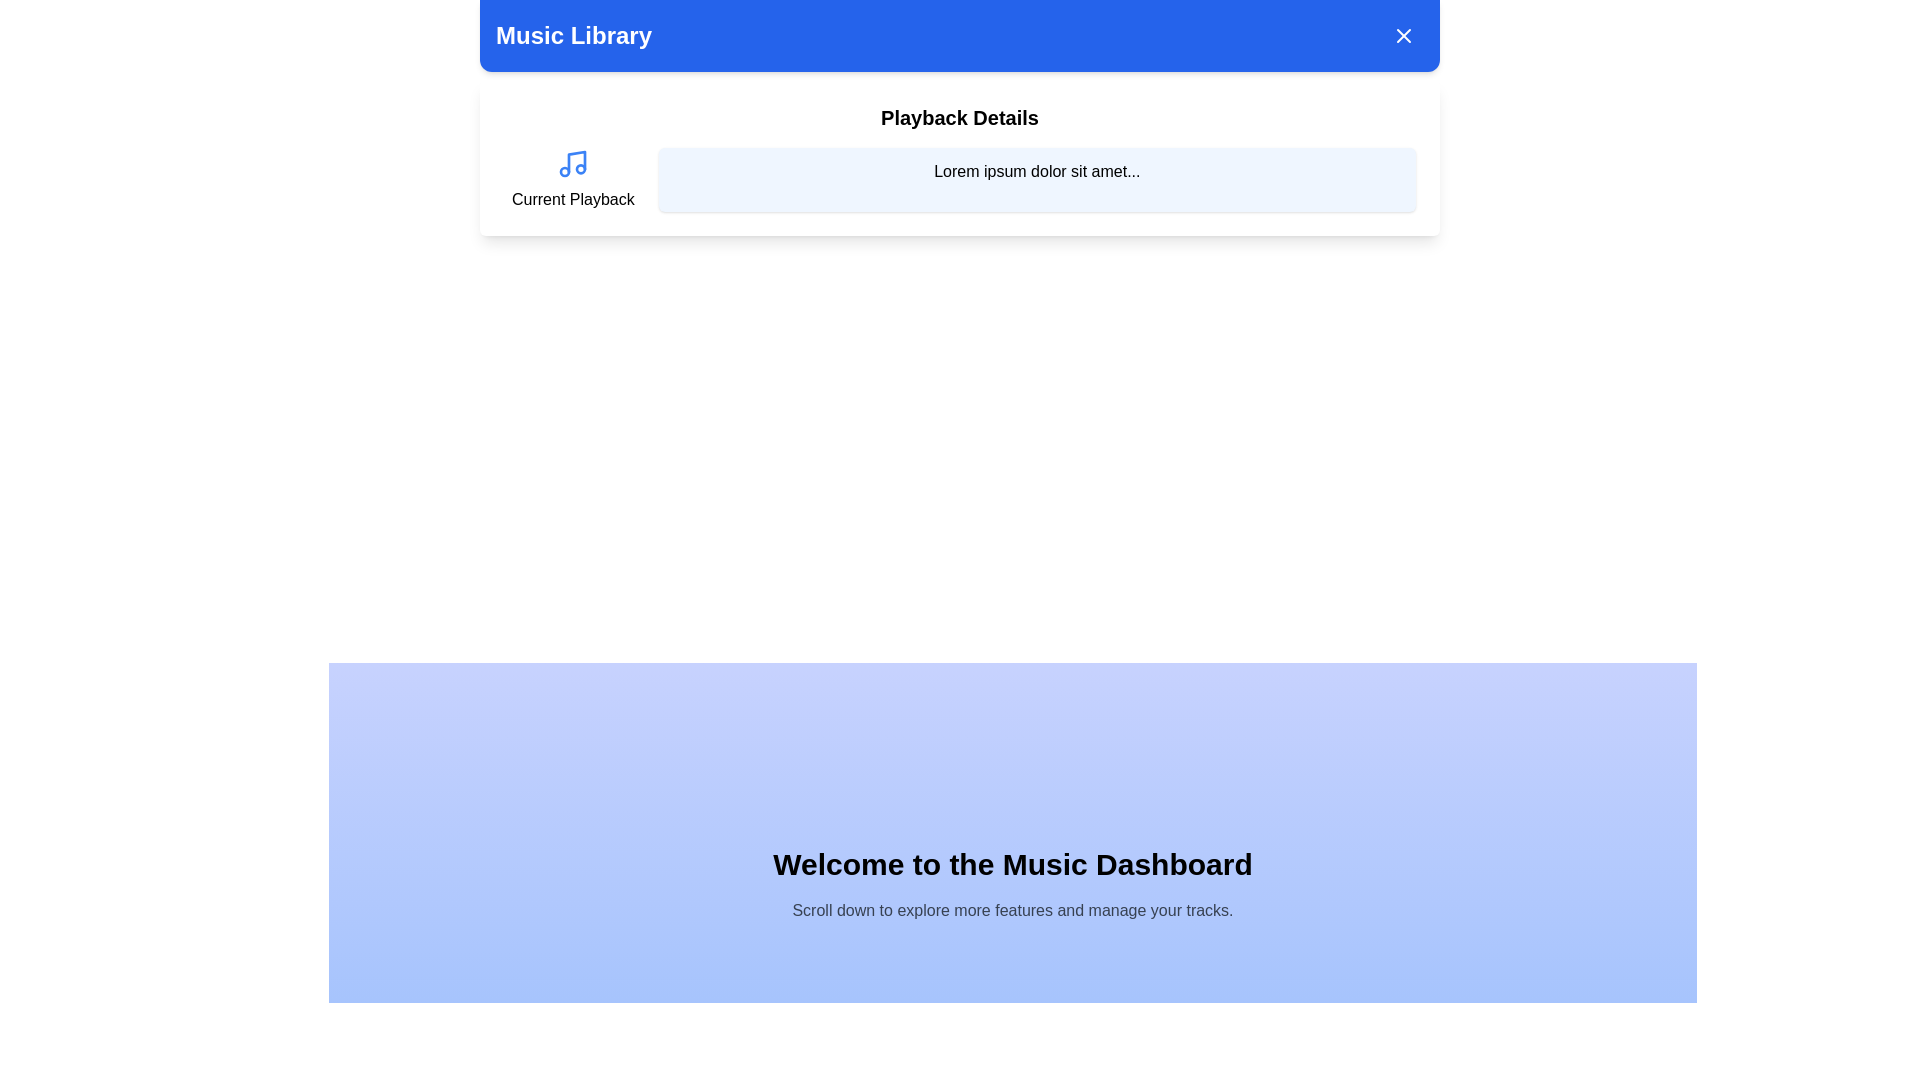 The image size is (1920, 1080). Describe the element at coordinates (1402, 35) in the screenshot. I see `the 'X' icon button in the top-right corner of the 'Music Library' header` at that location.